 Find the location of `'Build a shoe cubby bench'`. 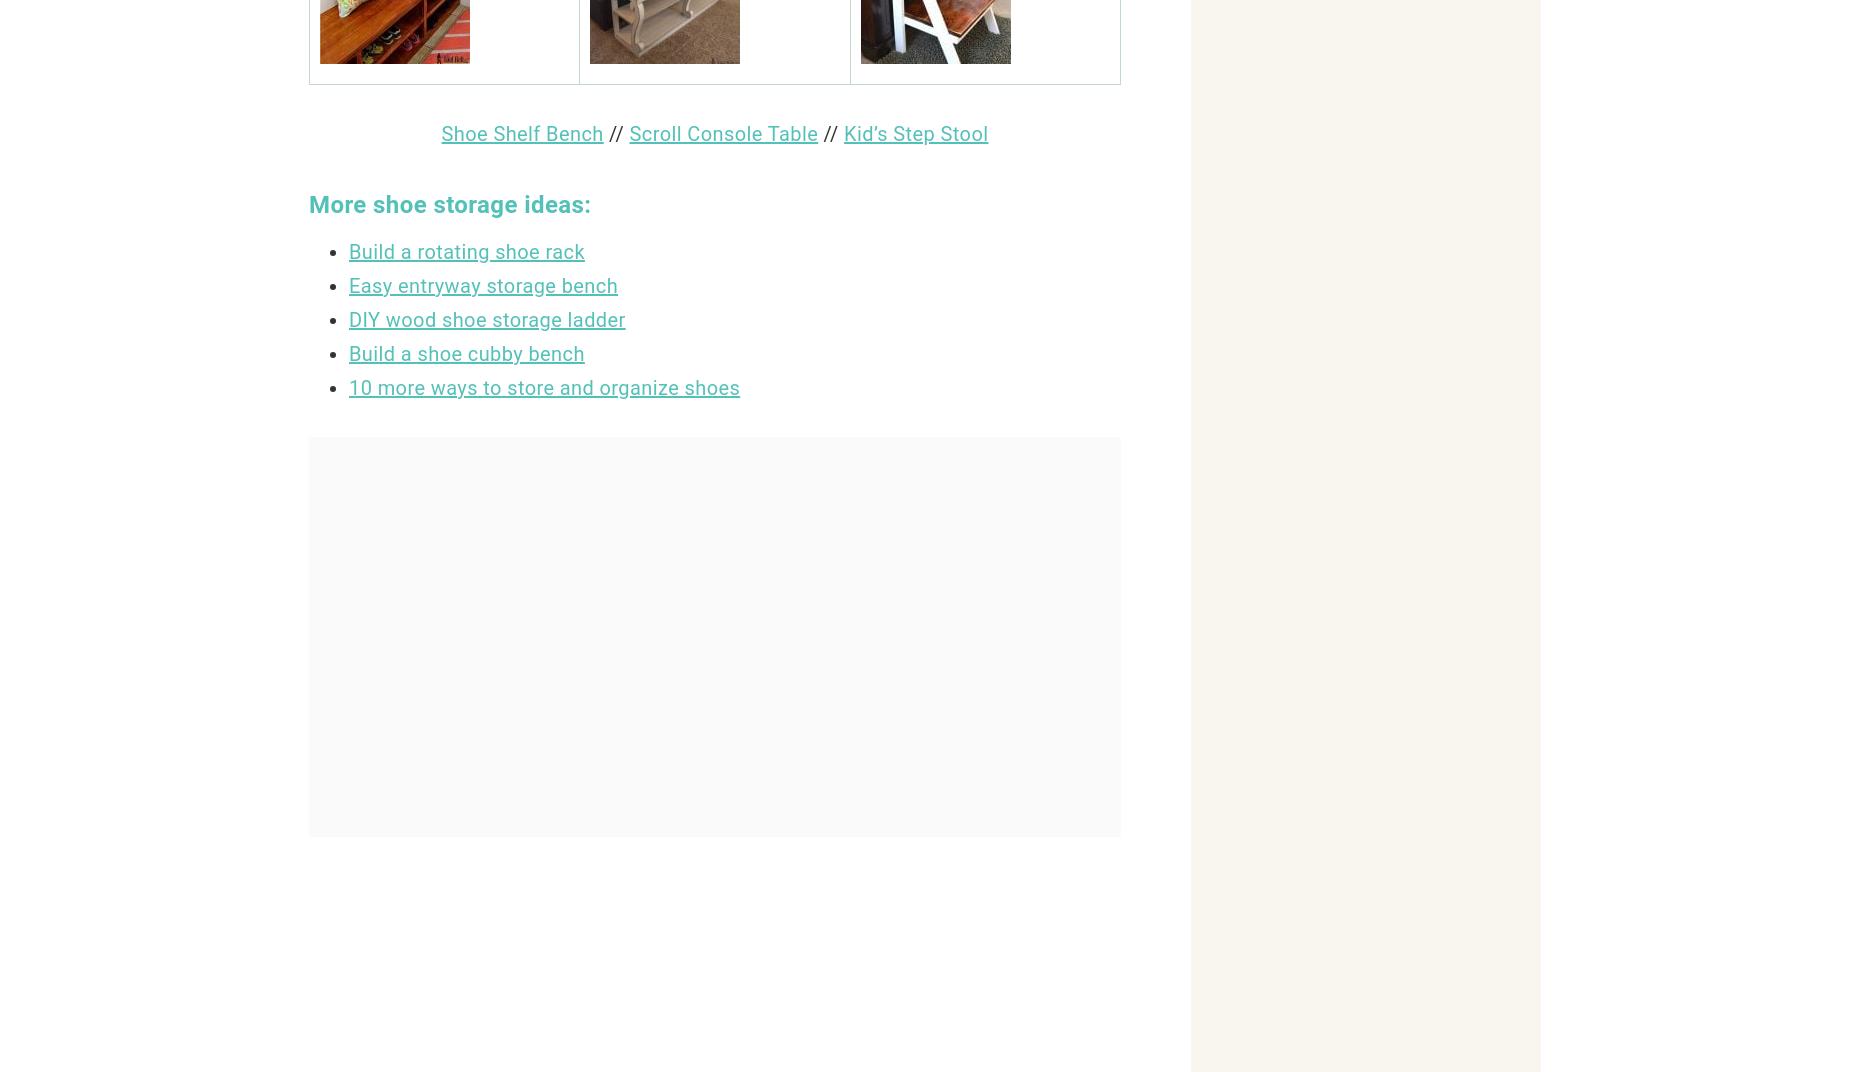

'Build a shoe cubby bench' is located at coordinates (466, 353).